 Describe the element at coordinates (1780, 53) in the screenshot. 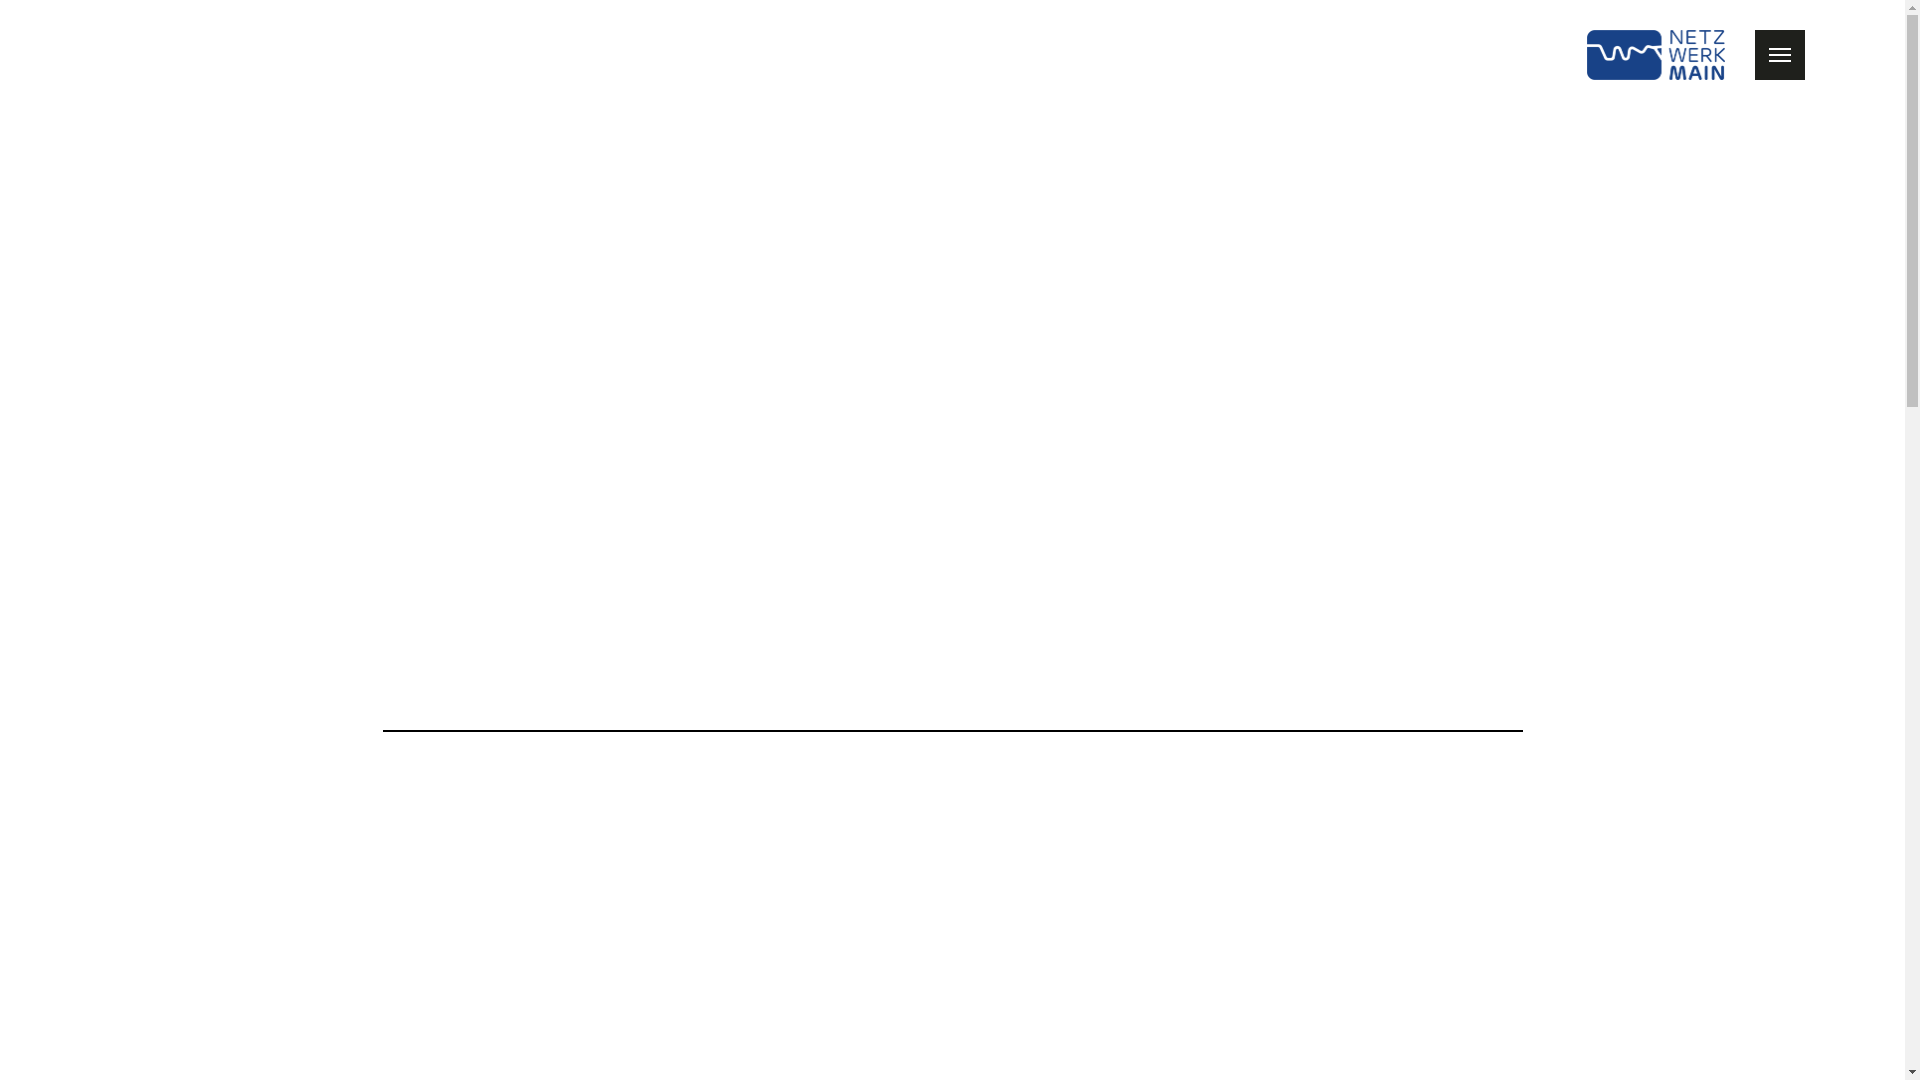

I see `'Show / Hide Navigation'` at that location.